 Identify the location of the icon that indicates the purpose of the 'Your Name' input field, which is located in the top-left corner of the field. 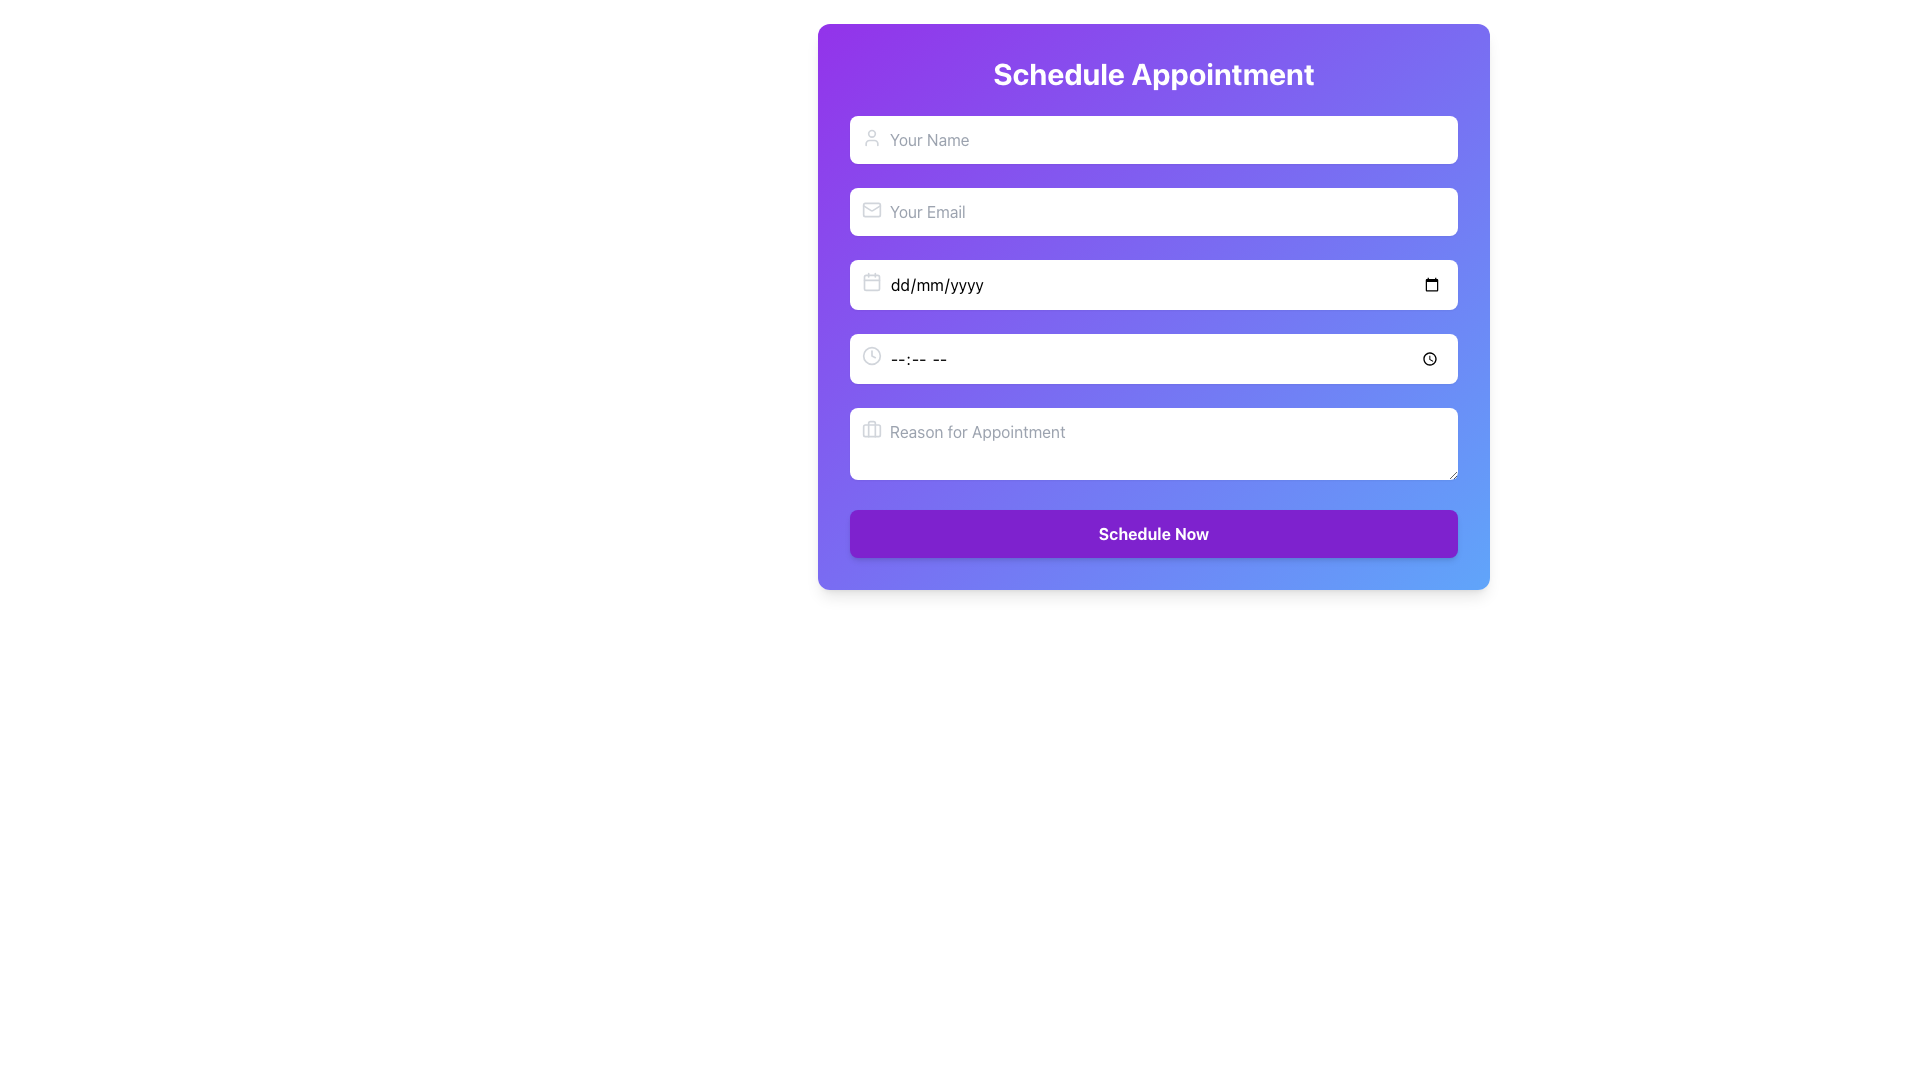
(872, 137).